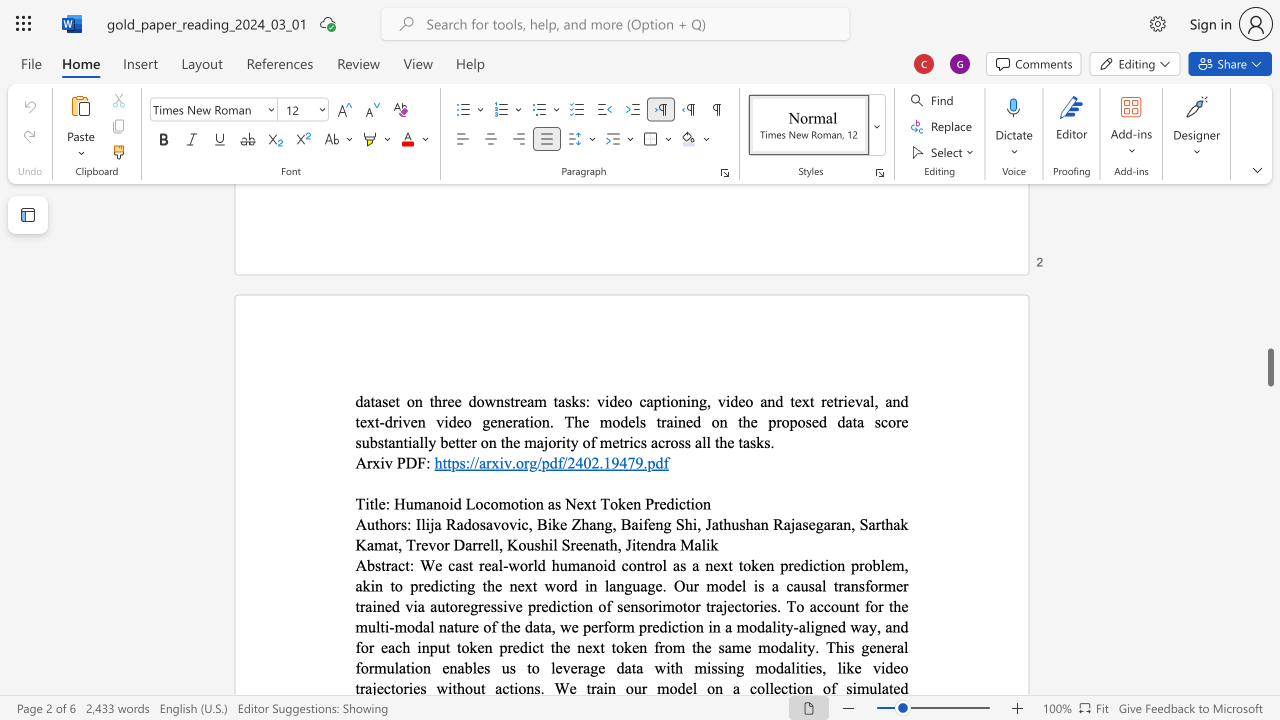 The image size is (1280, 720). I want to click on the scrollbar on the side, so click(1269, 248).